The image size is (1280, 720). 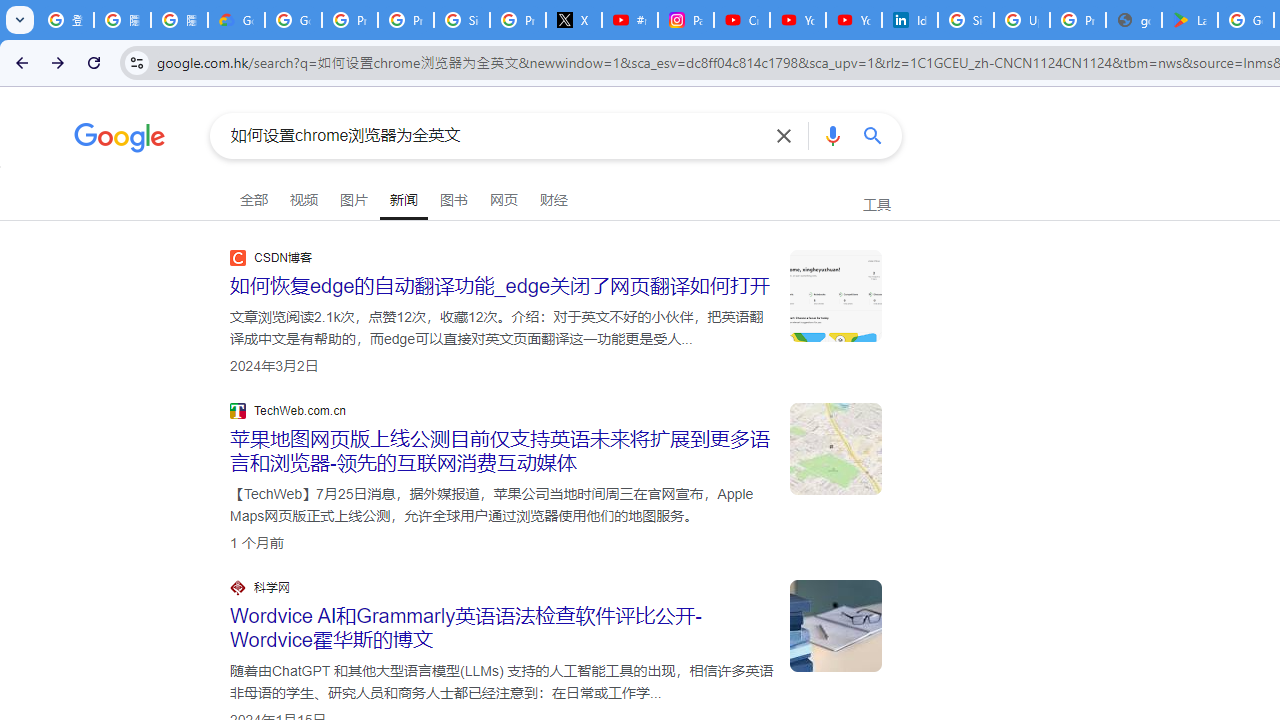 What do you see at coordinates (404, 20) in the screenshot?
I see `'Privacy Help Center - Policies Help'` at bounding box center [404, 20].